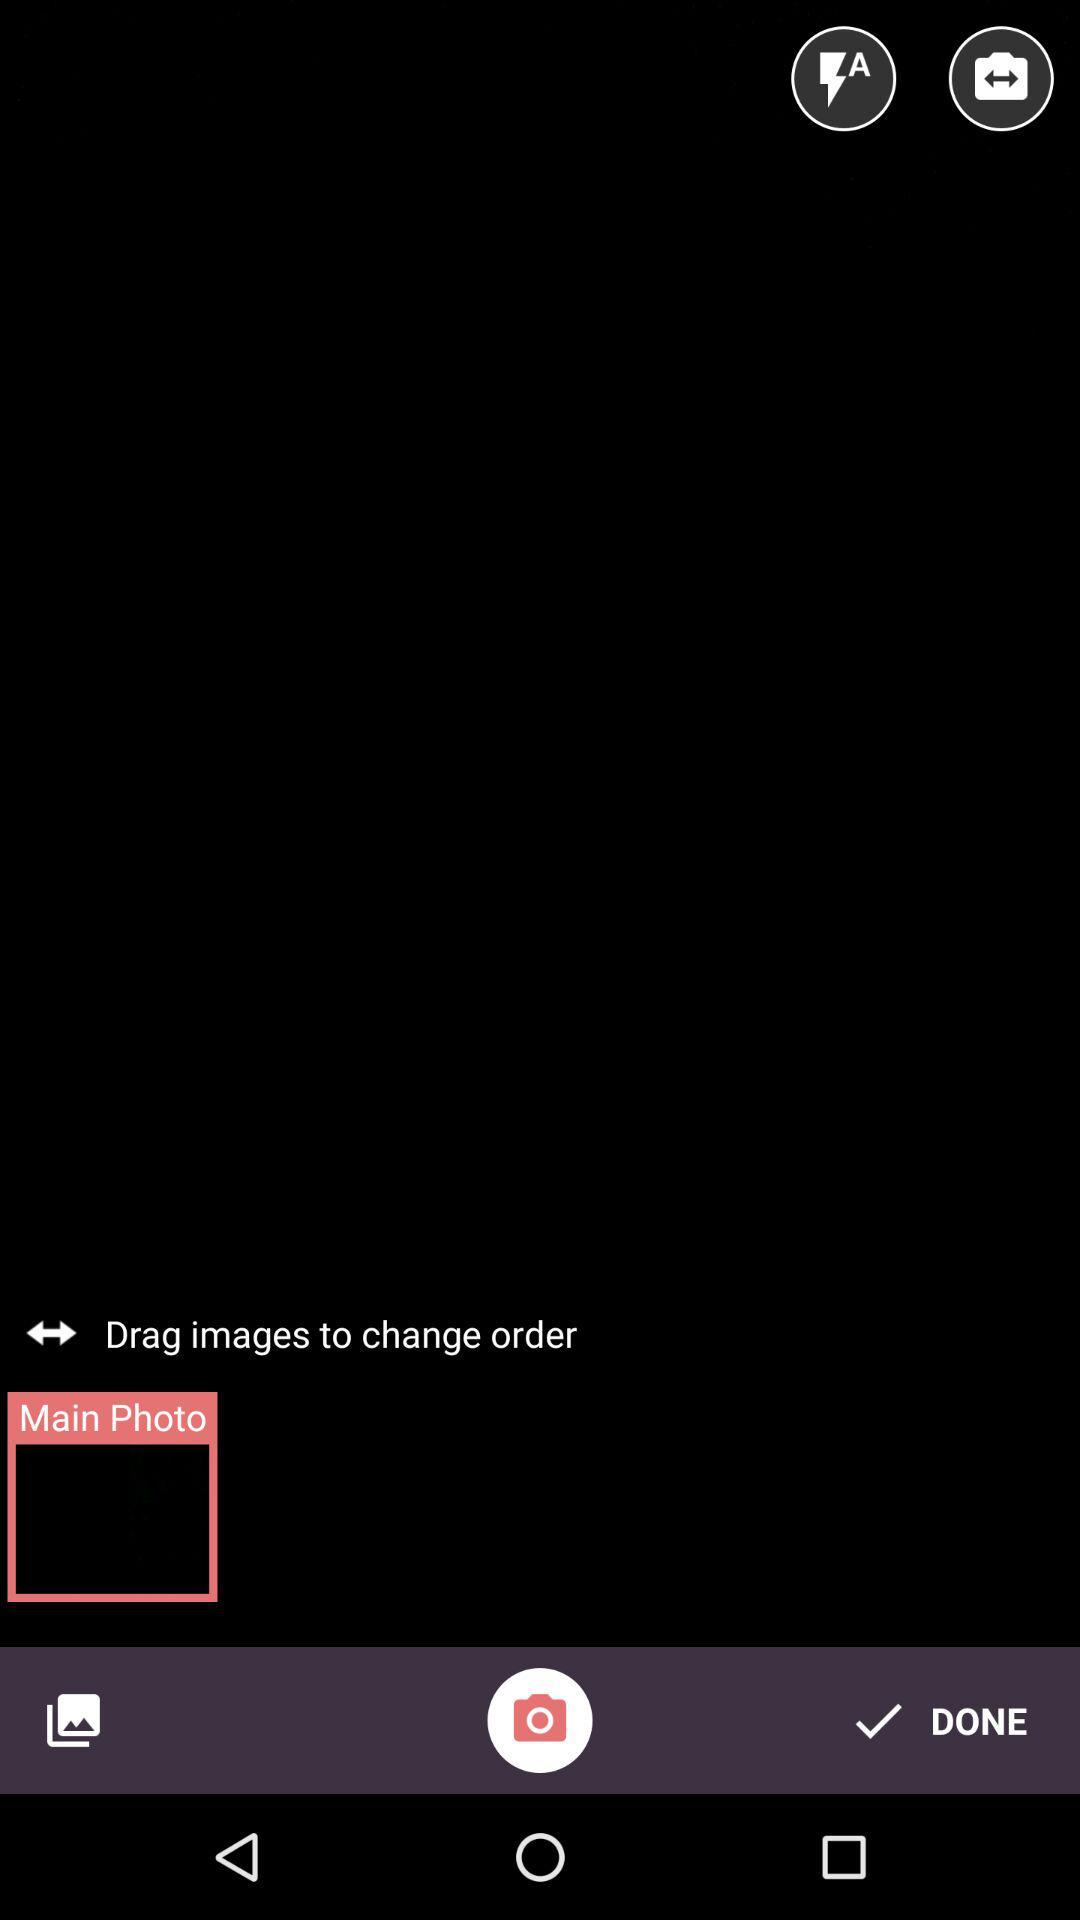 Image resolution: width=1080 pixels, height=1920 pixels. Describe the element at coordinates (540, 896) in the screenshot. I see `icon at the center` at that location.